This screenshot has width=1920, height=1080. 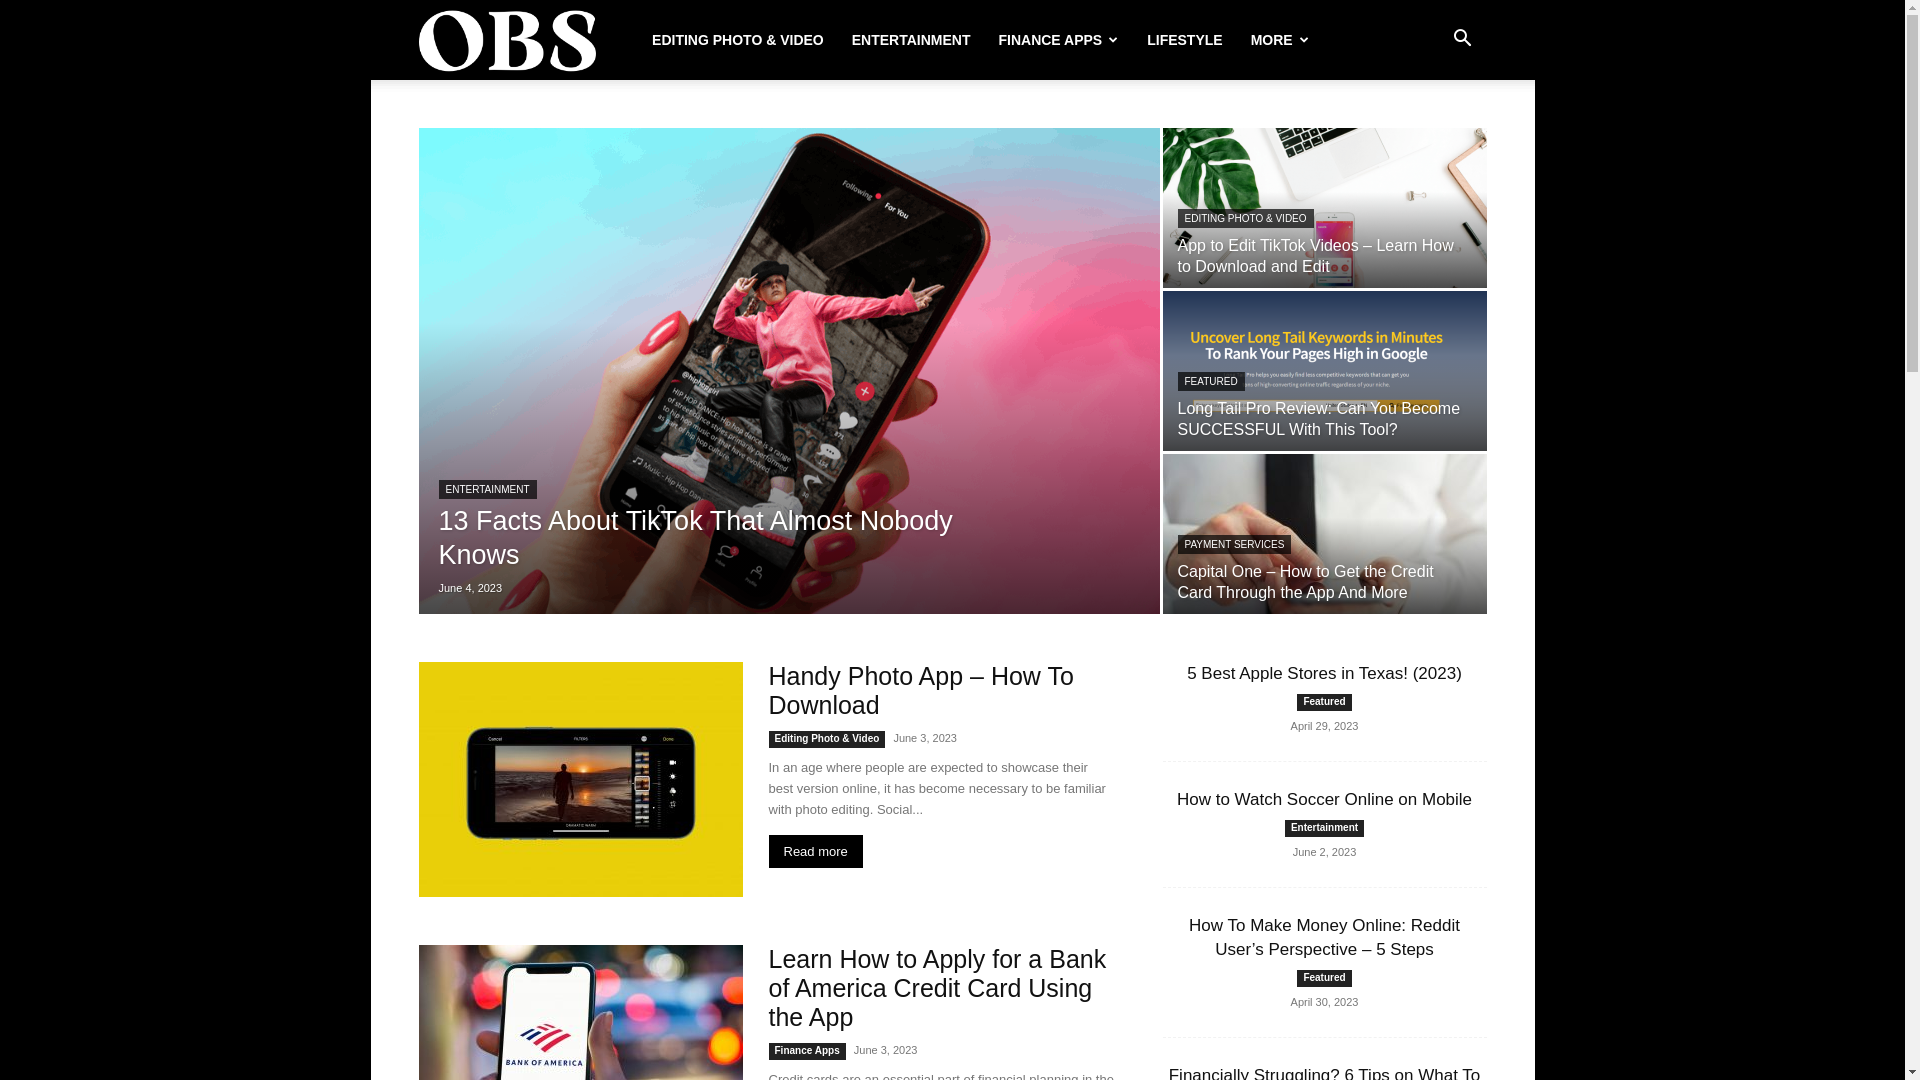 I want to click on 'Entertainment', so click(x=1324, y=828).